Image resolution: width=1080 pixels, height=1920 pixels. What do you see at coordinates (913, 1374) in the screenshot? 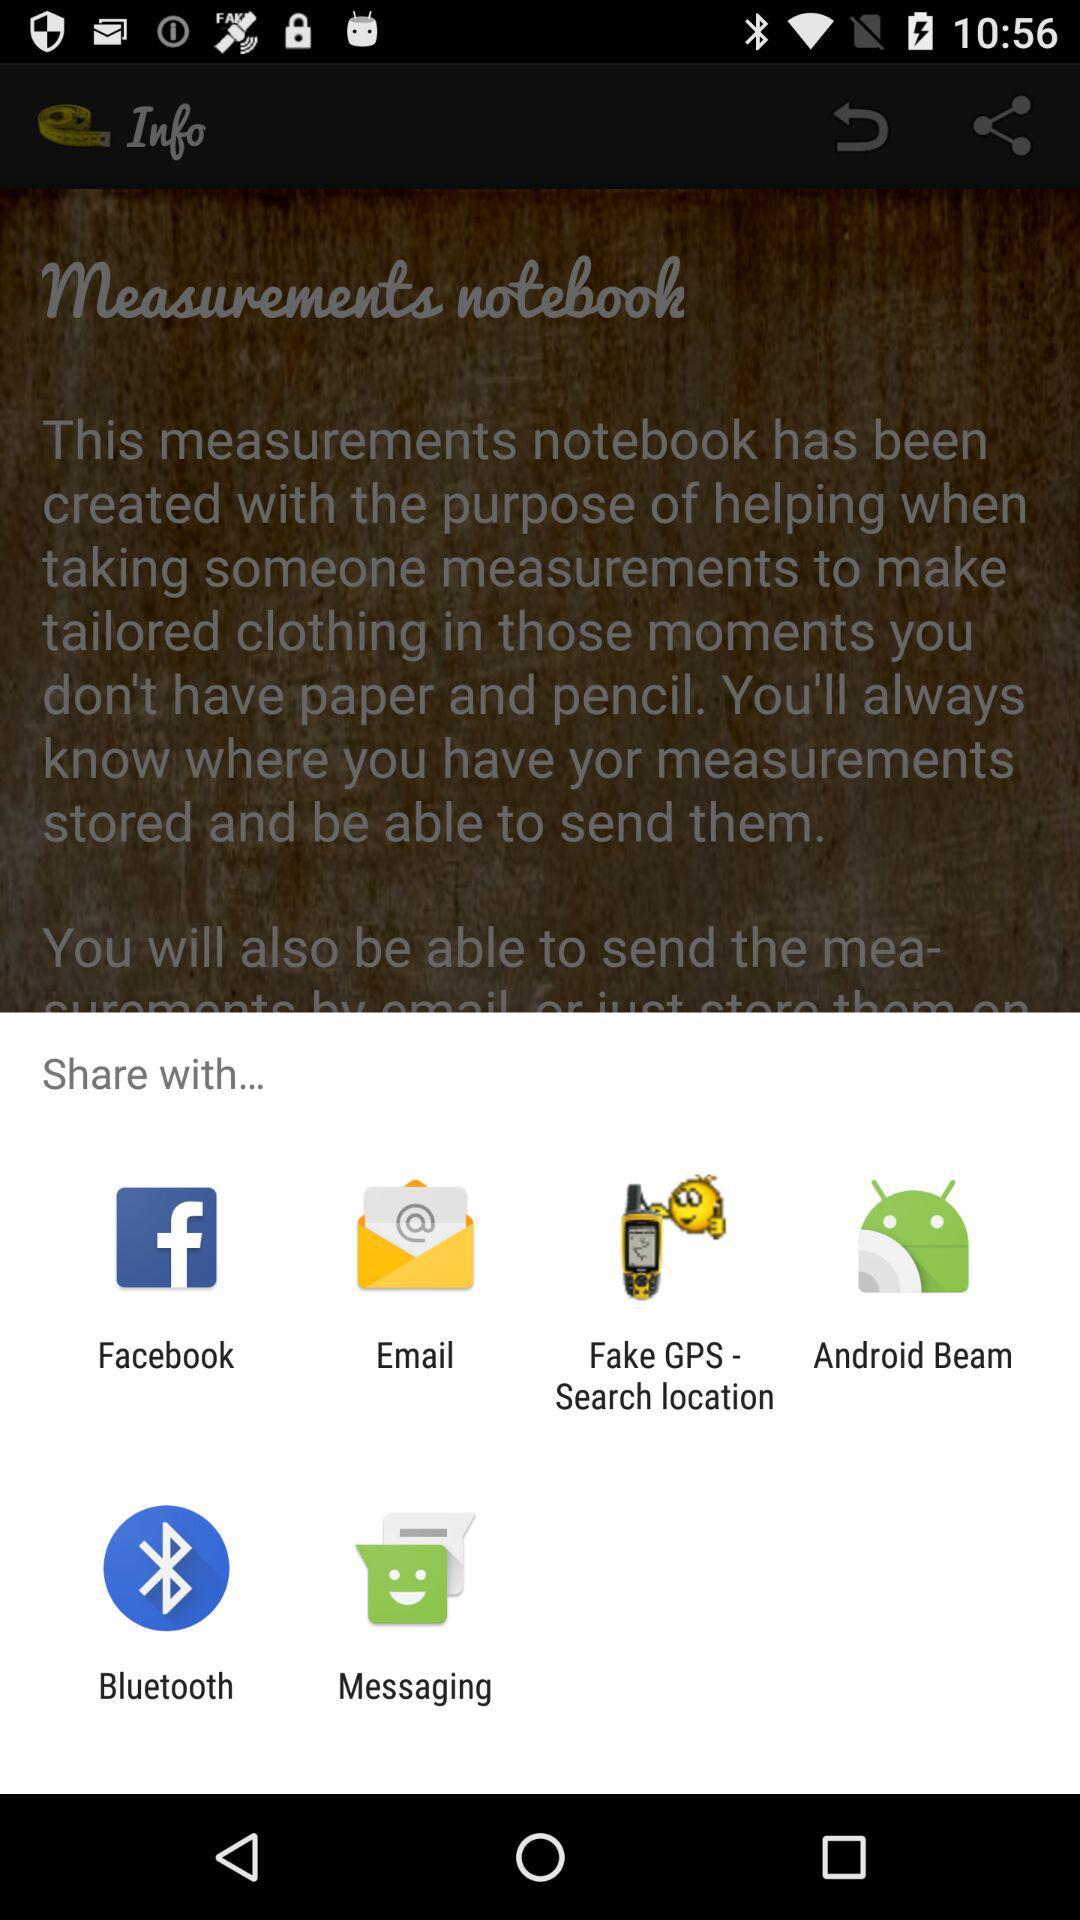
I see `the android beam` at bounding box center [913, 1374].